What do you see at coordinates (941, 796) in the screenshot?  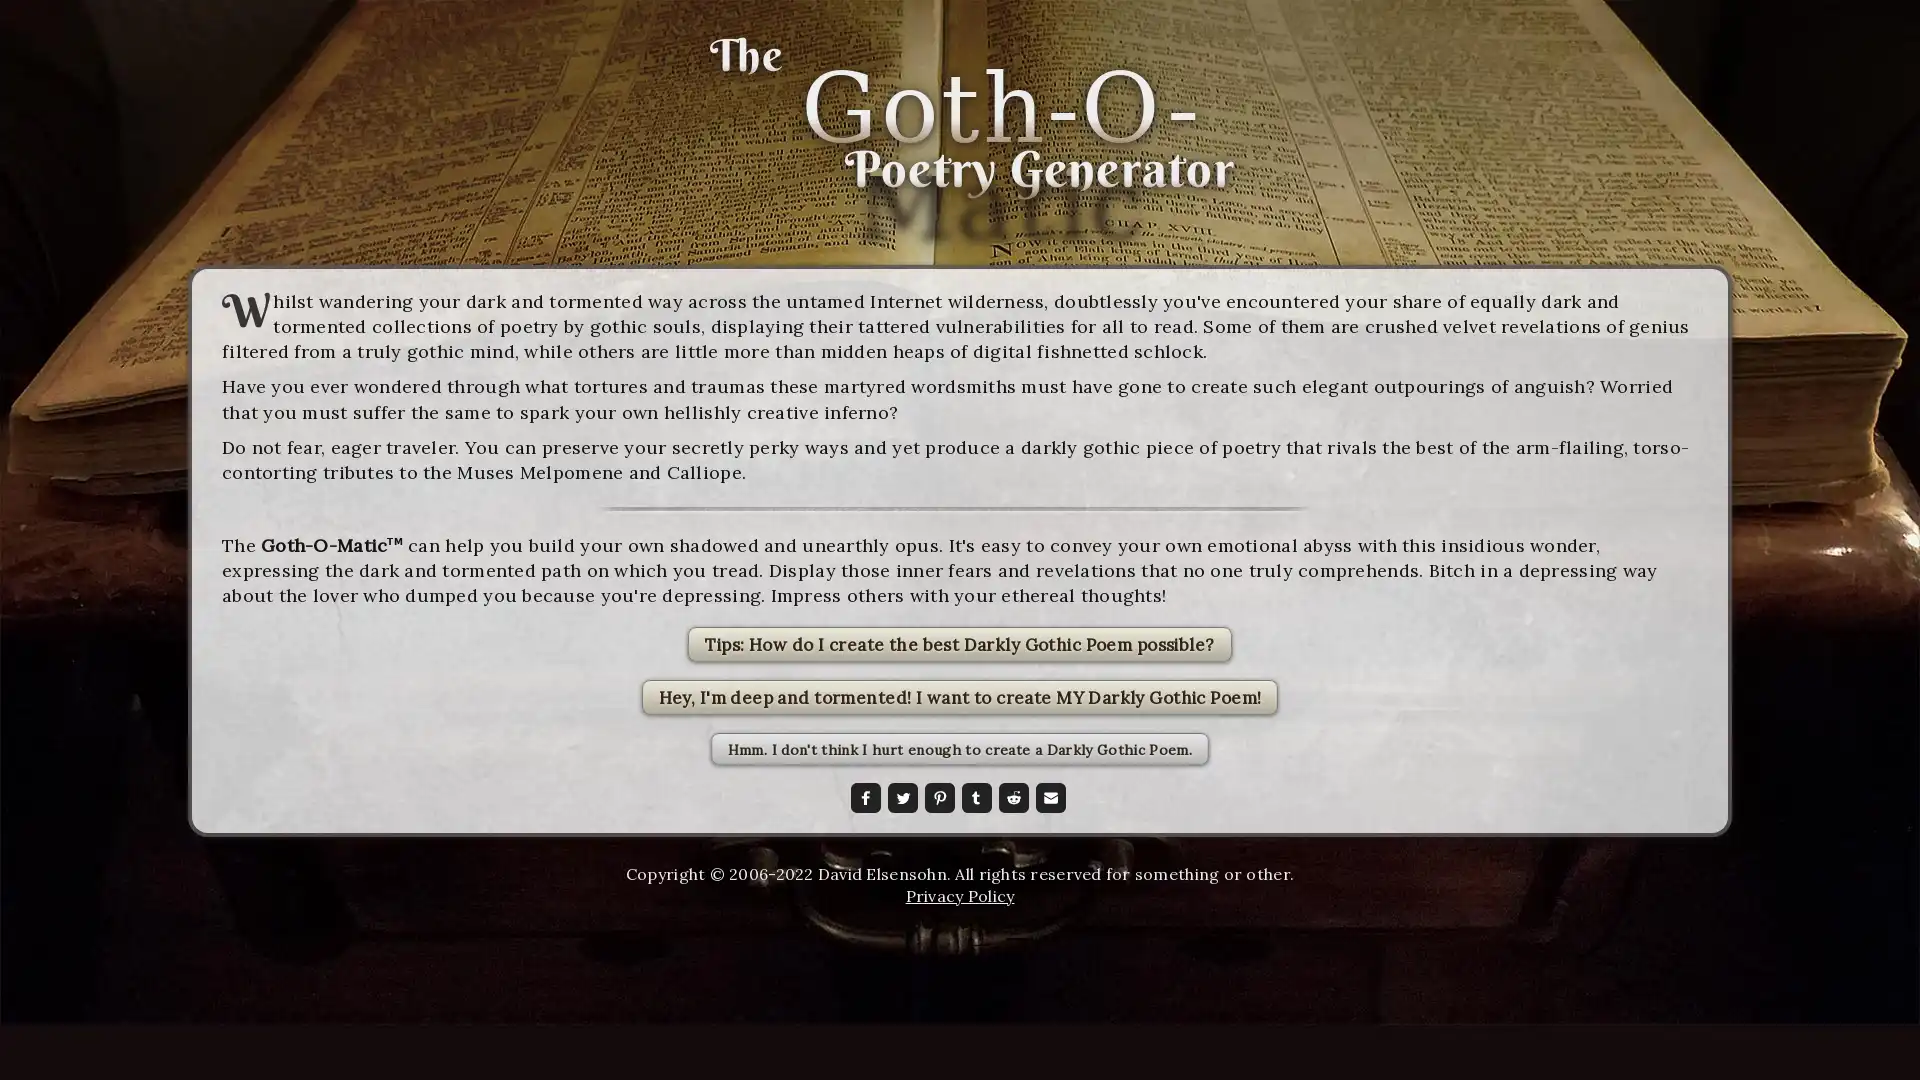 I see `Share to Pinterest` at bounding box center [941, 796].